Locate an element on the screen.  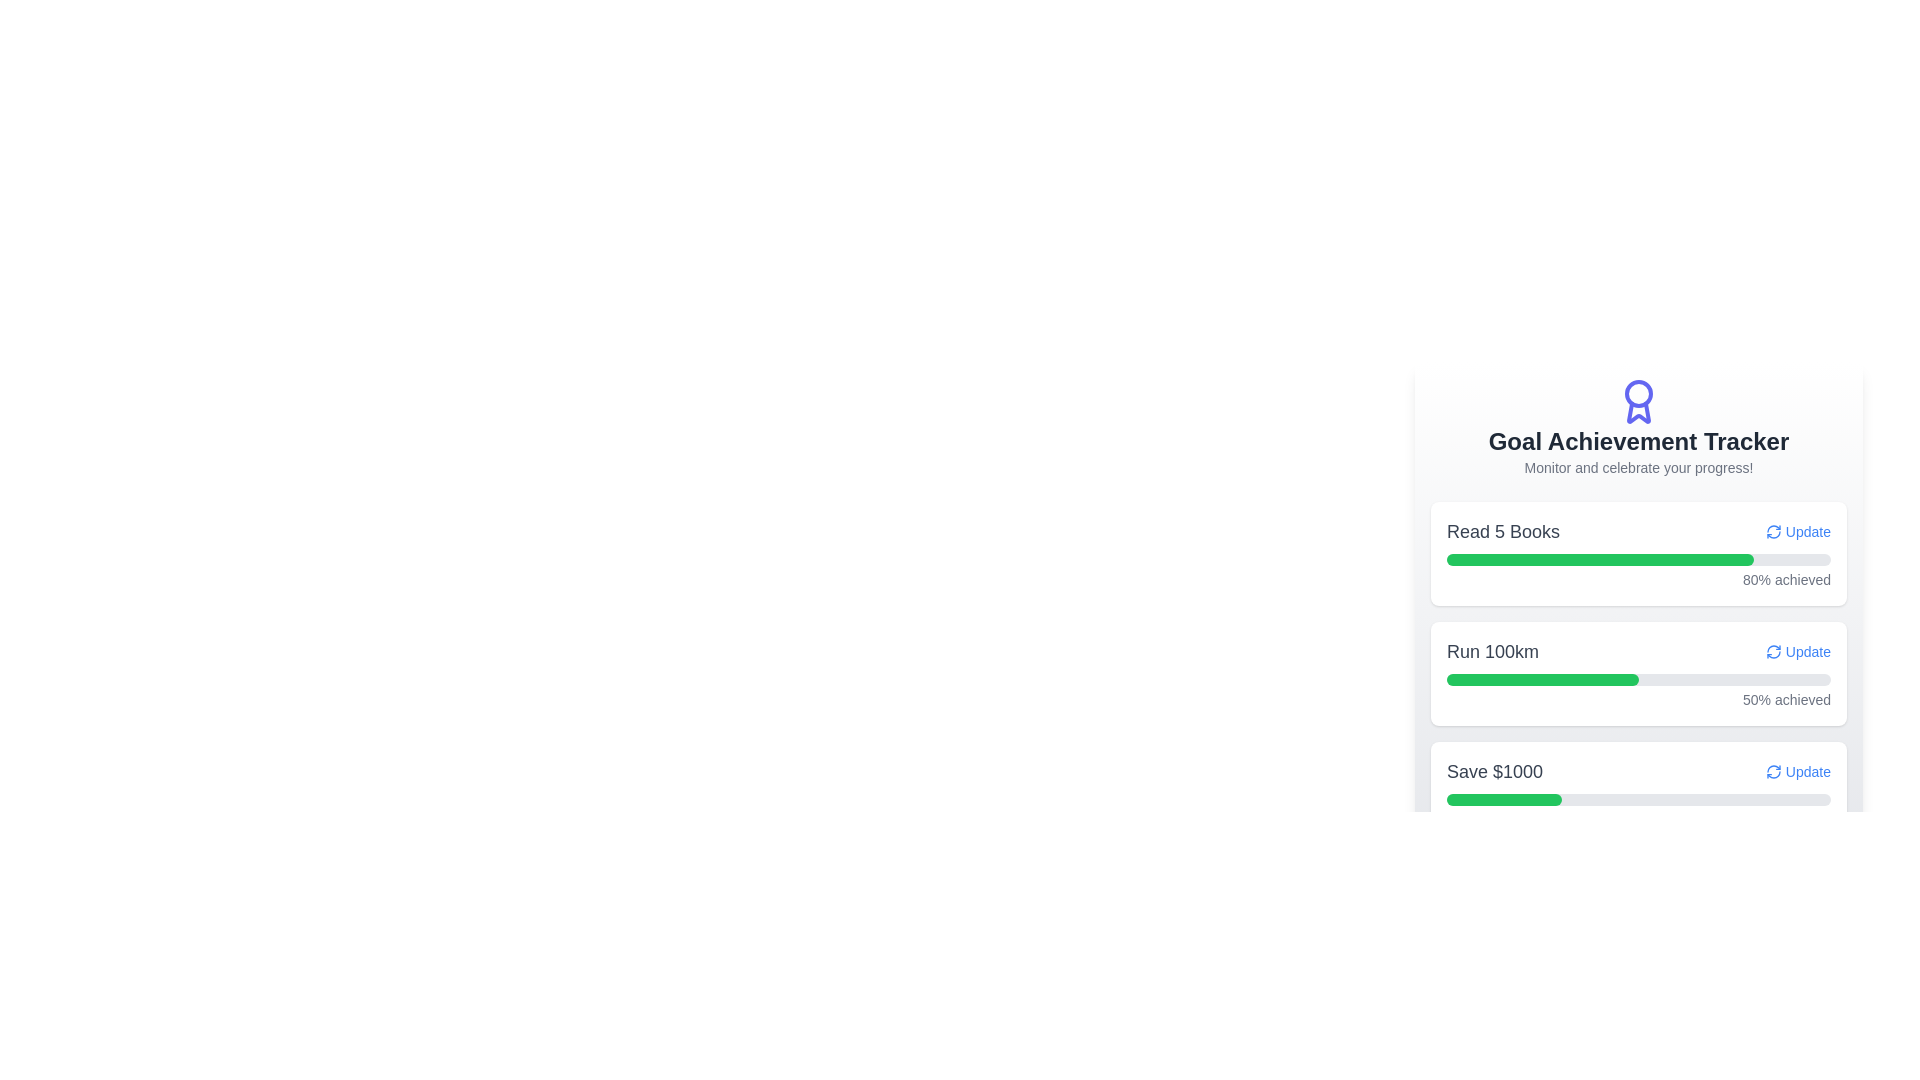
the progress bar indicating the completion towards saving $1000, located below the text 'Save $1000' and to the left of the 'Update' button is located at coordinates (1638, 798).